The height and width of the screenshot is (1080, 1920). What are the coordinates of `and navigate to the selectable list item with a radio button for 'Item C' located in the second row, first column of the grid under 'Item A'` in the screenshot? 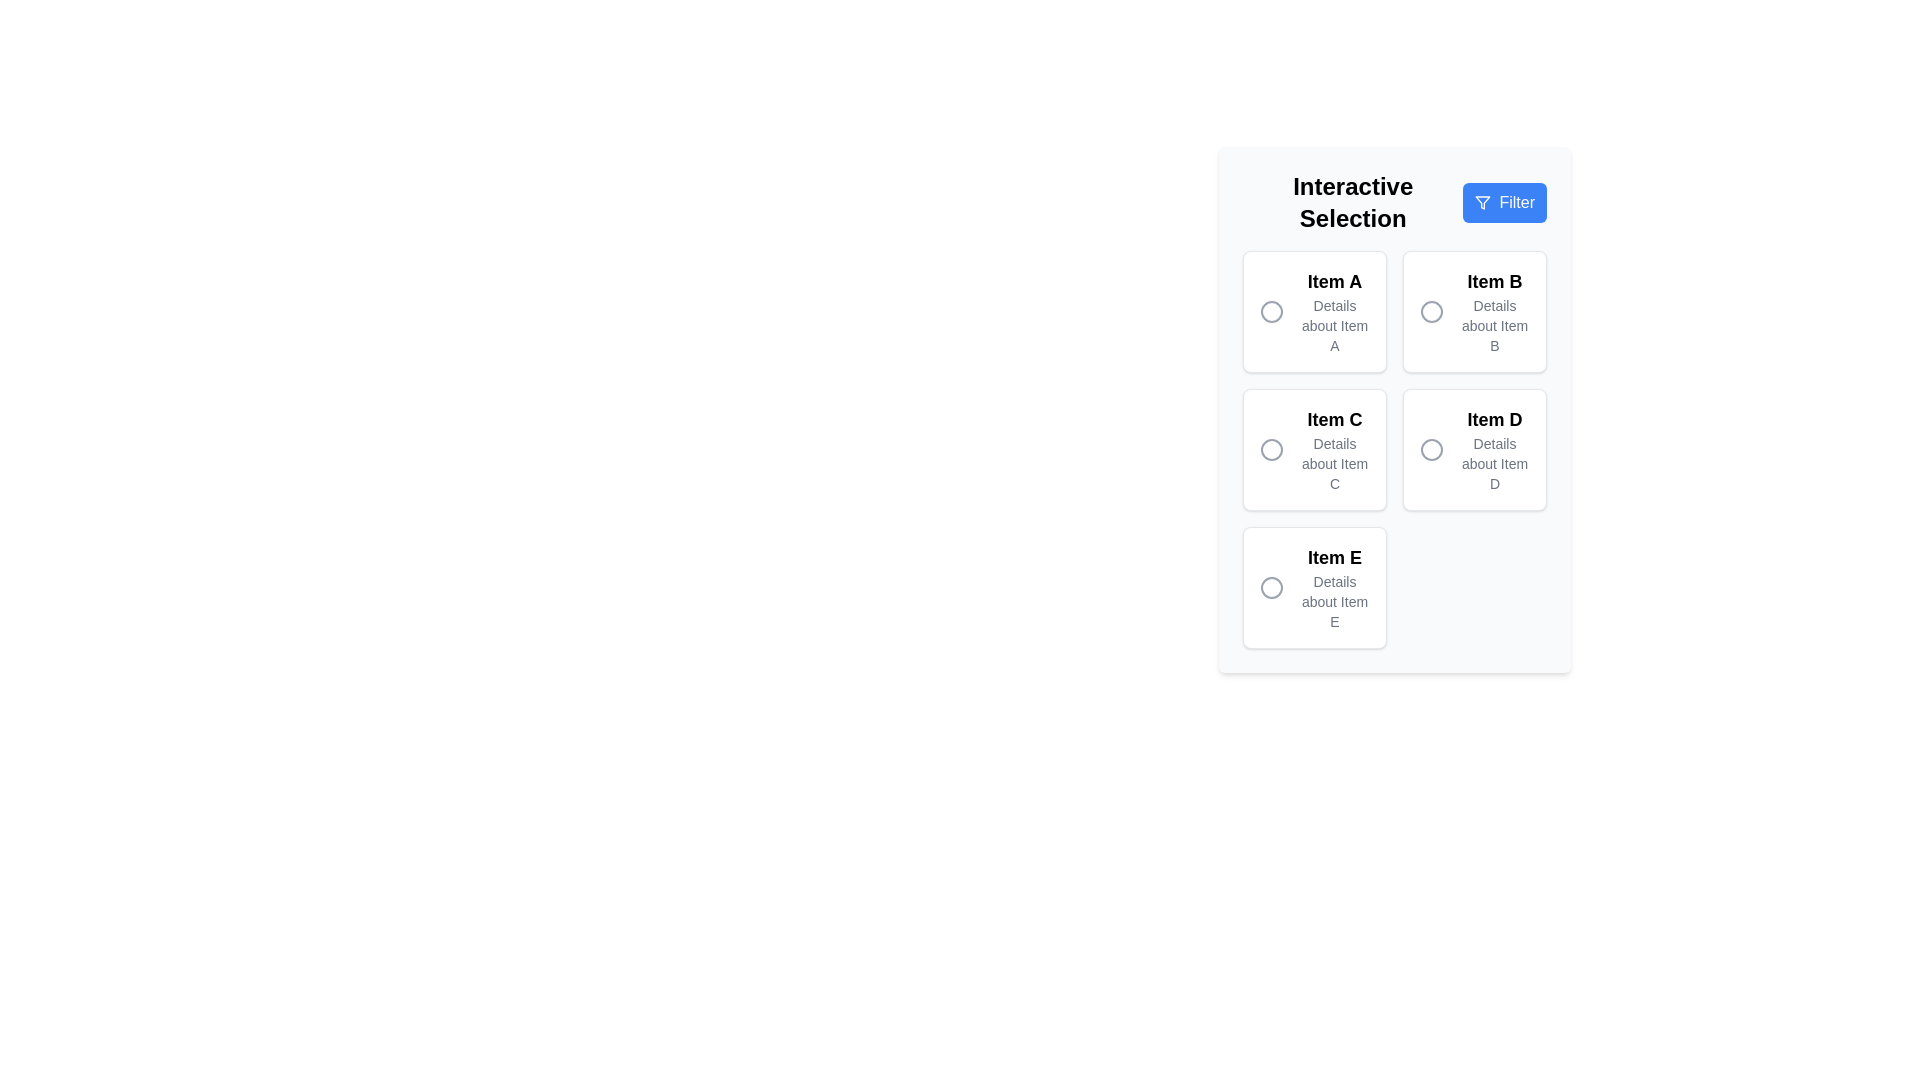 It's located at (1315, 450).